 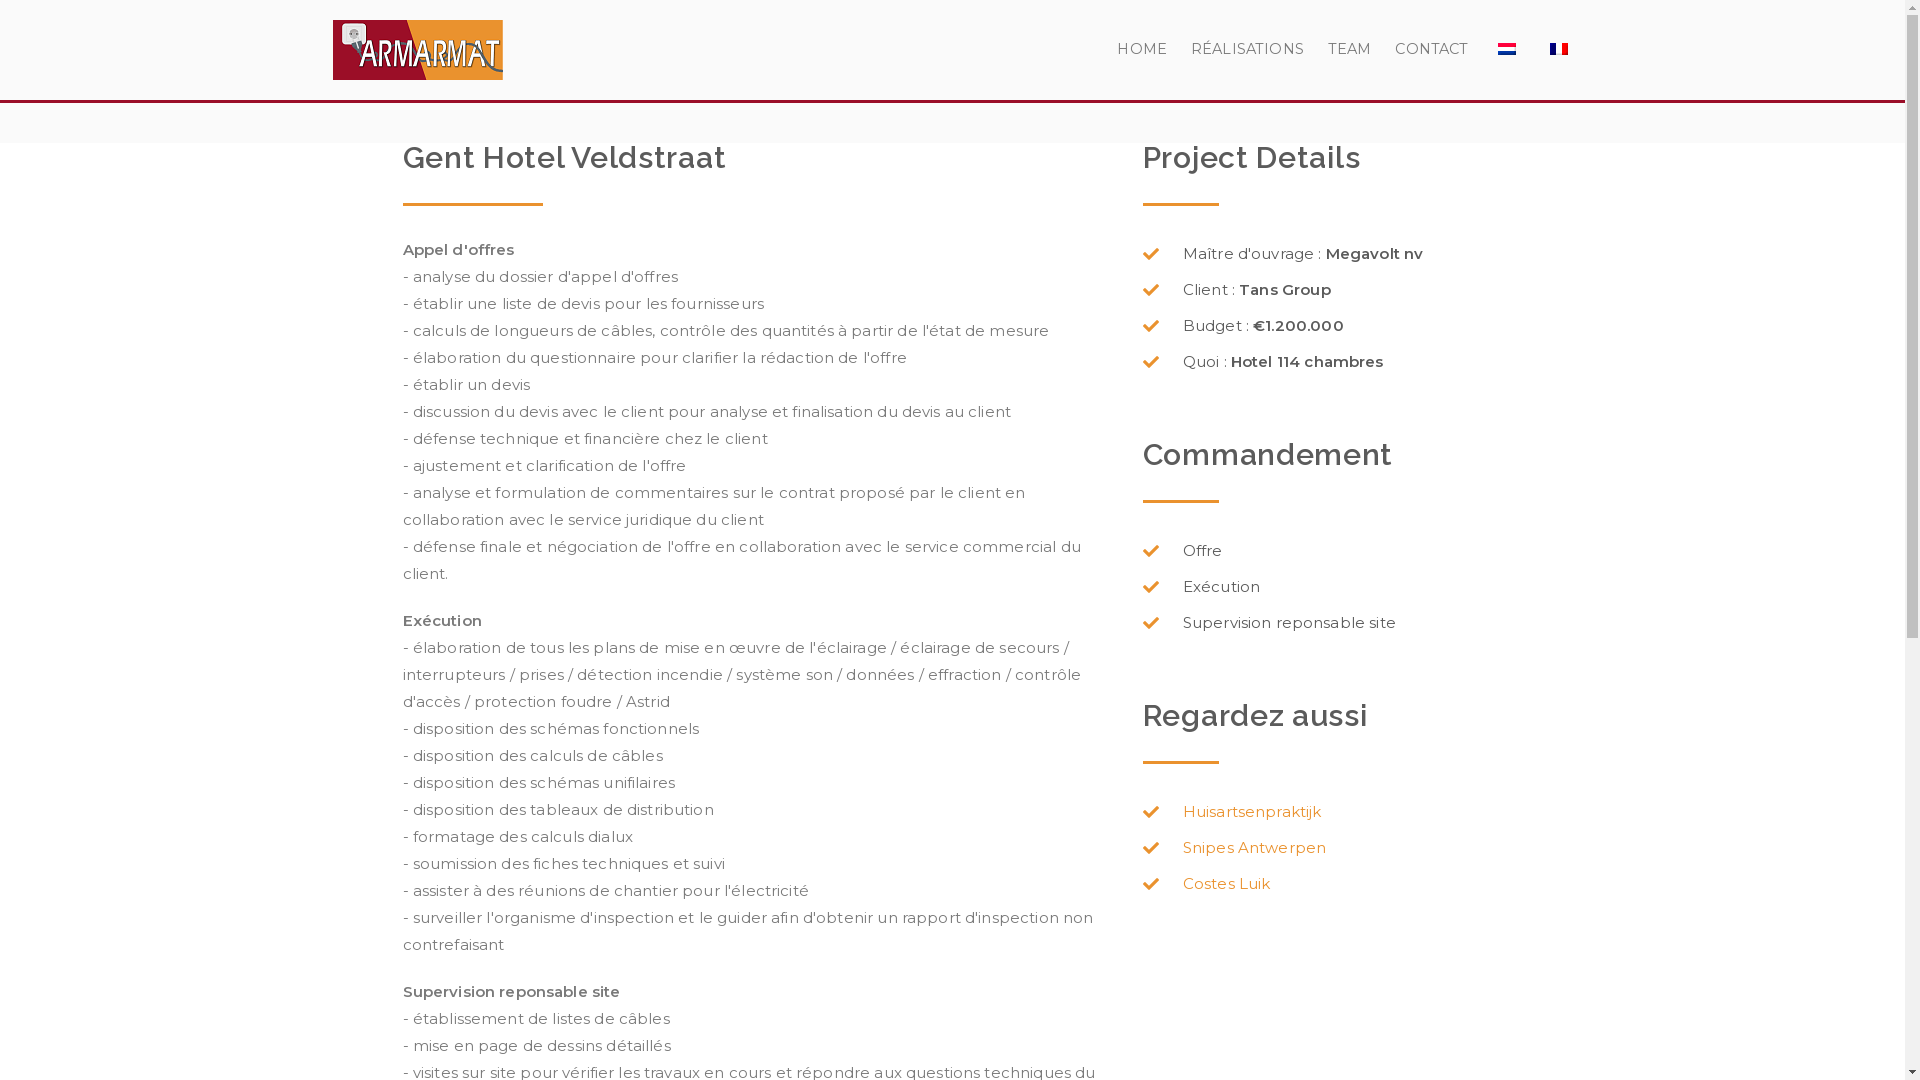 What do you see at coordinates (627, 74) in the screenshot?
I see `'Armarmat'` at bounding box center [627, 74].